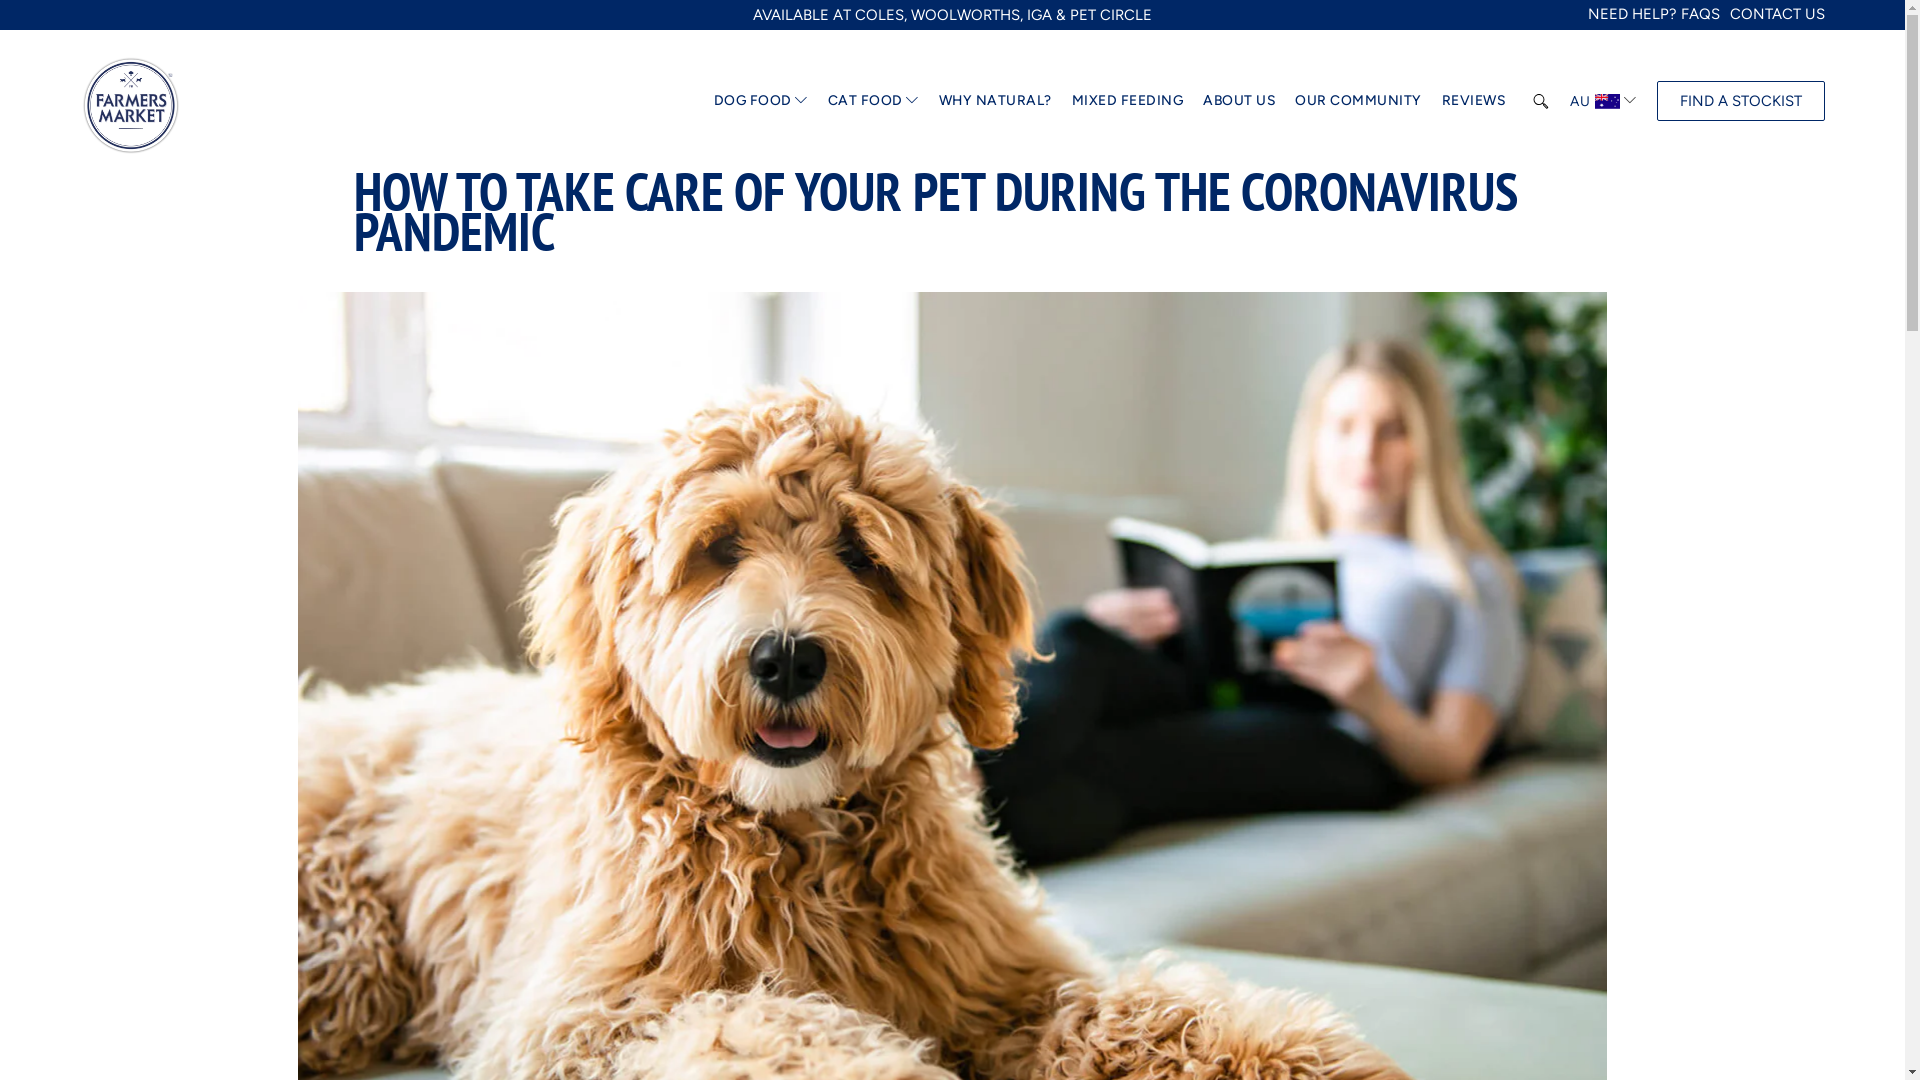  I want to click on 'REVIEWS', so click(1441, 100).